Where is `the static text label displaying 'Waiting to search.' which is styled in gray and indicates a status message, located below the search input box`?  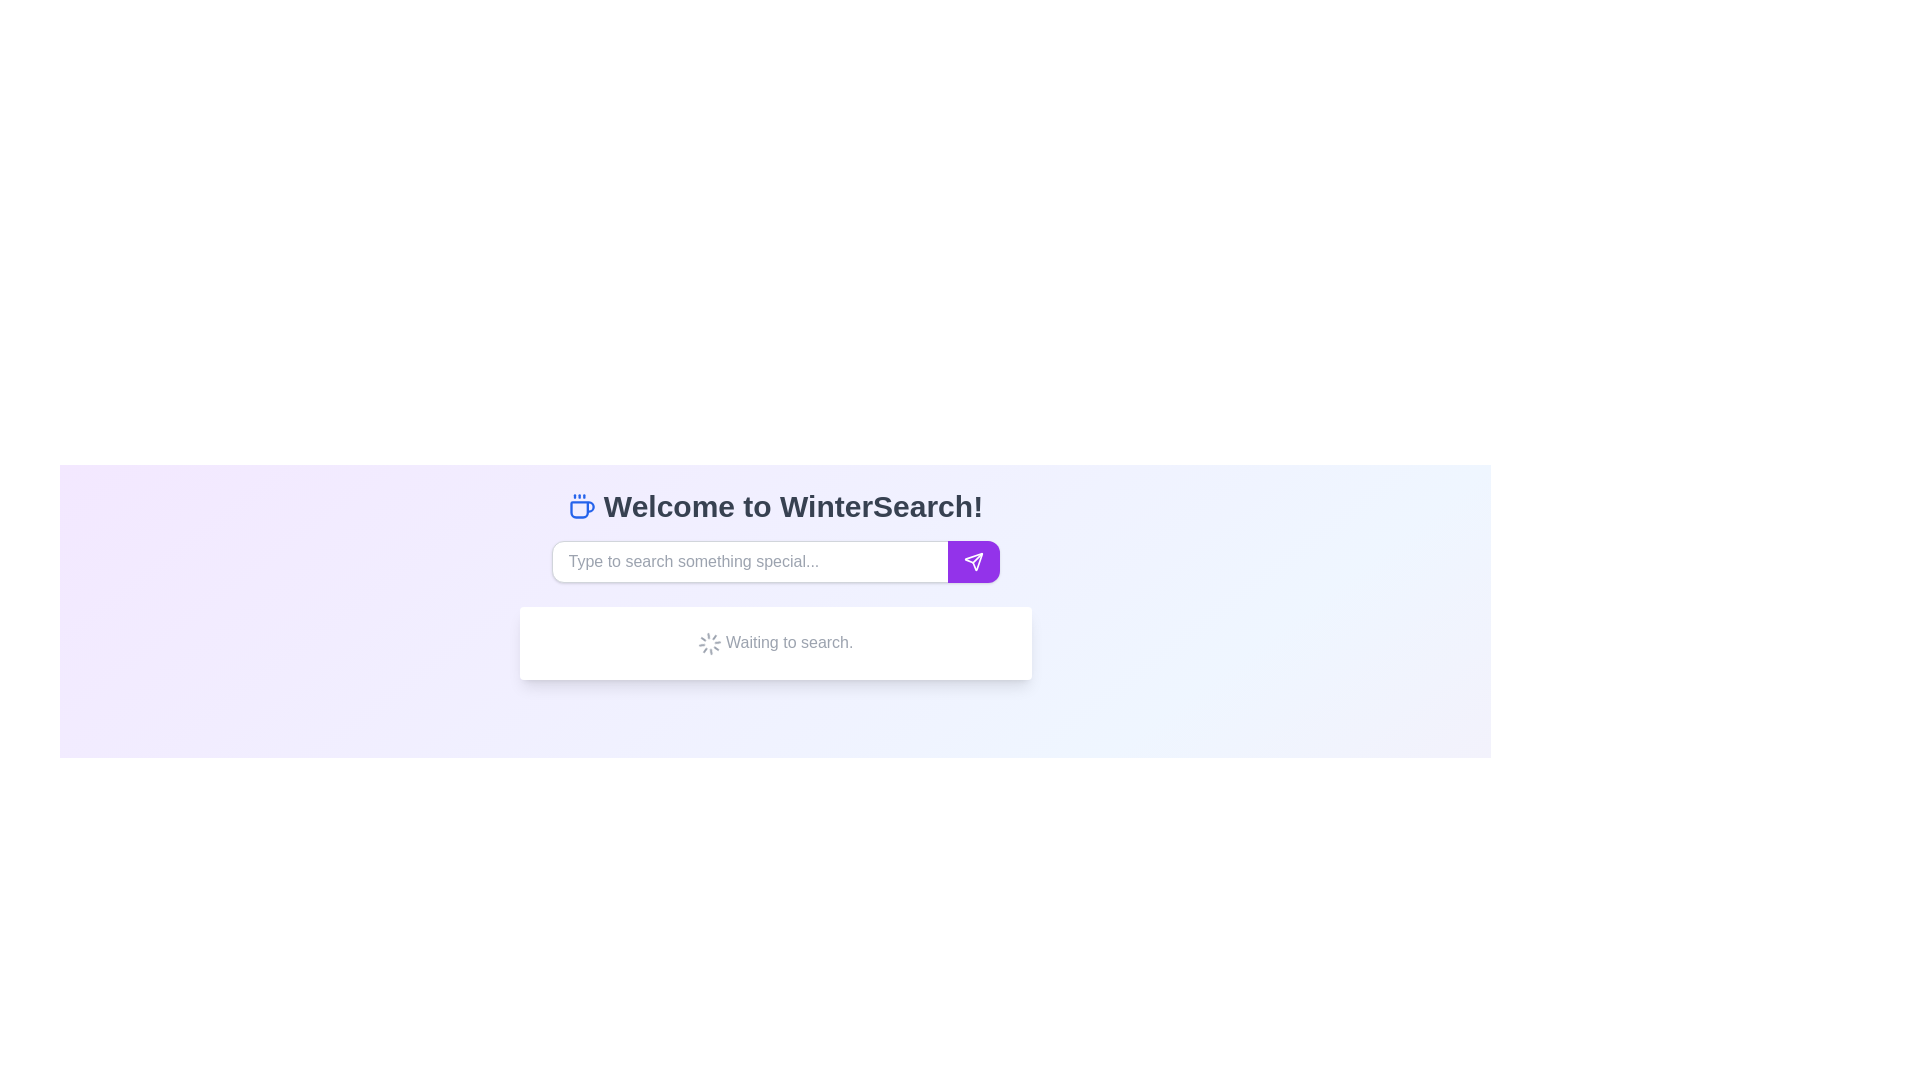 the static text label displaying 'Waiting to search.' which is styled in gray and indicates a status message, located below the search input box is located at coordinates (774, 643).